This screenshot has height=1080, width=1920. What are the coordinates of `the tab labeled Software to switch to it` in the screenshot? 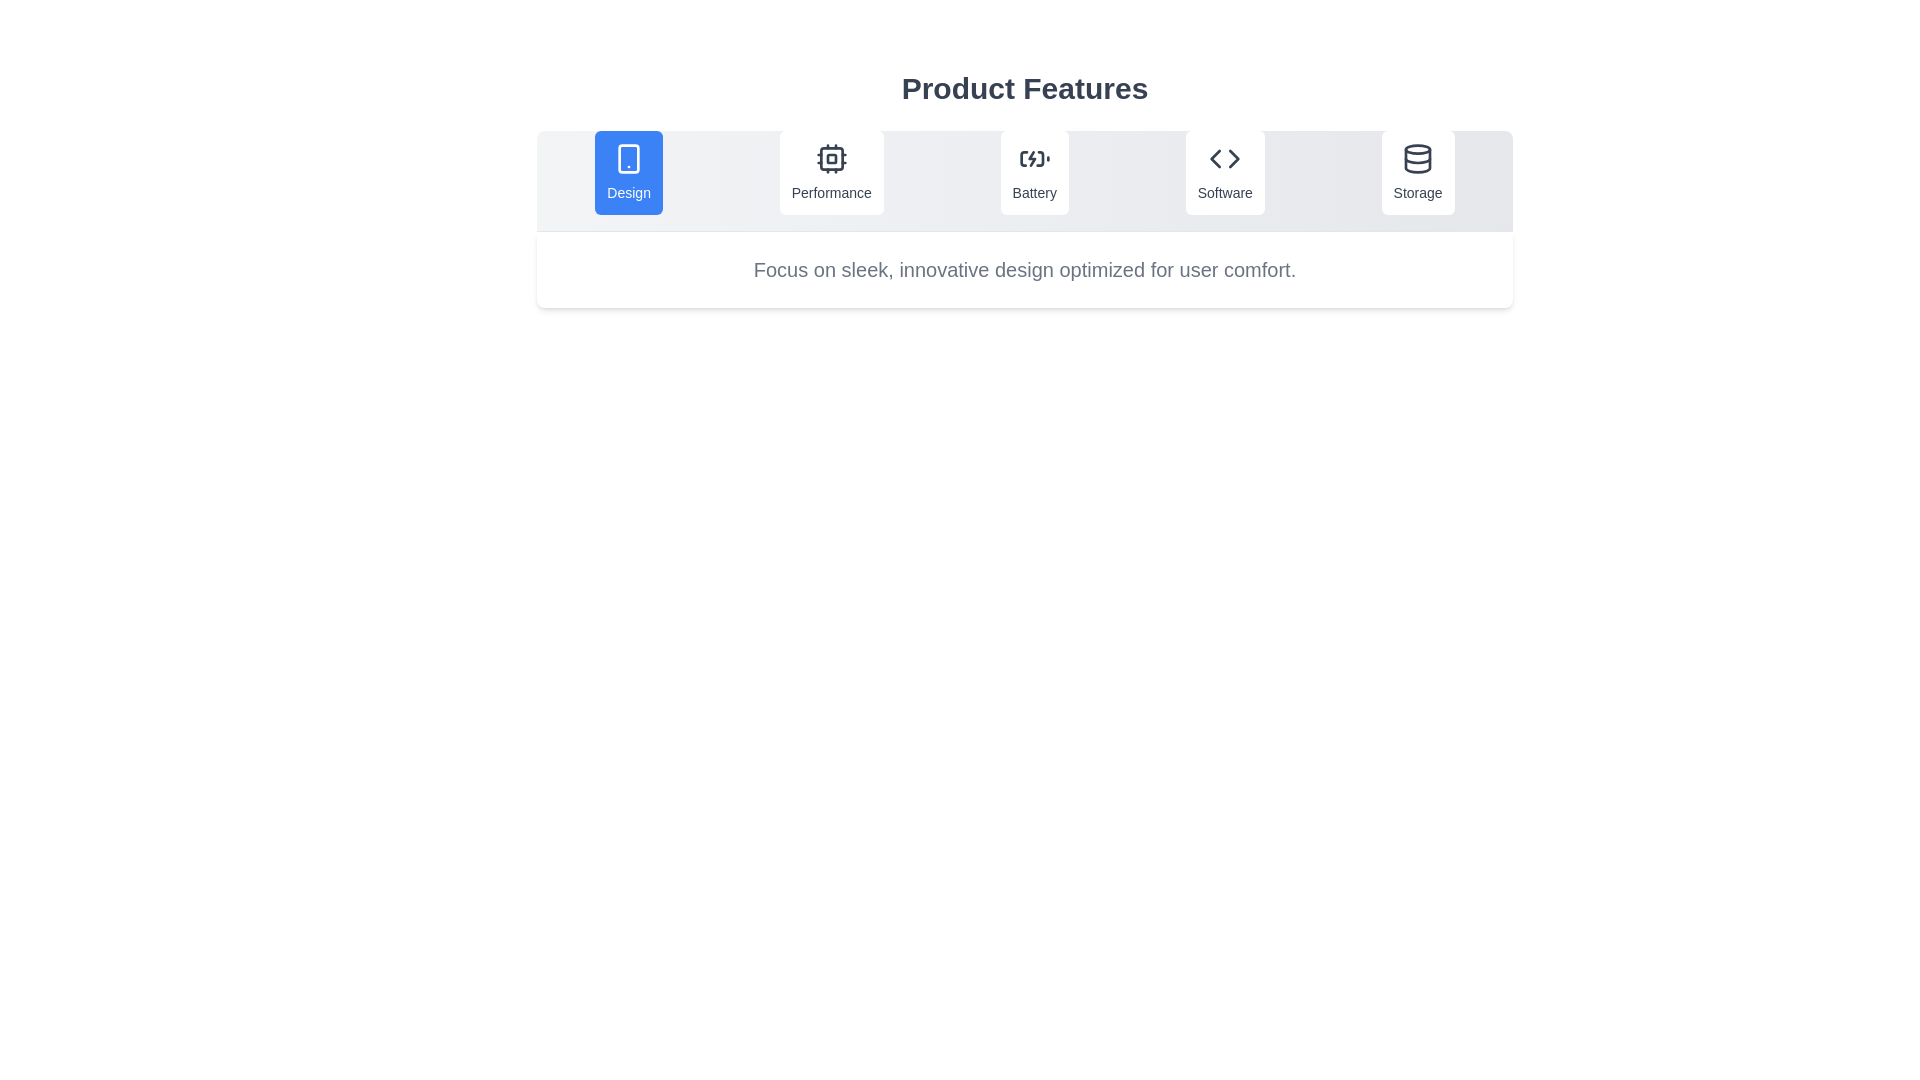 It's located at (1224, 172).